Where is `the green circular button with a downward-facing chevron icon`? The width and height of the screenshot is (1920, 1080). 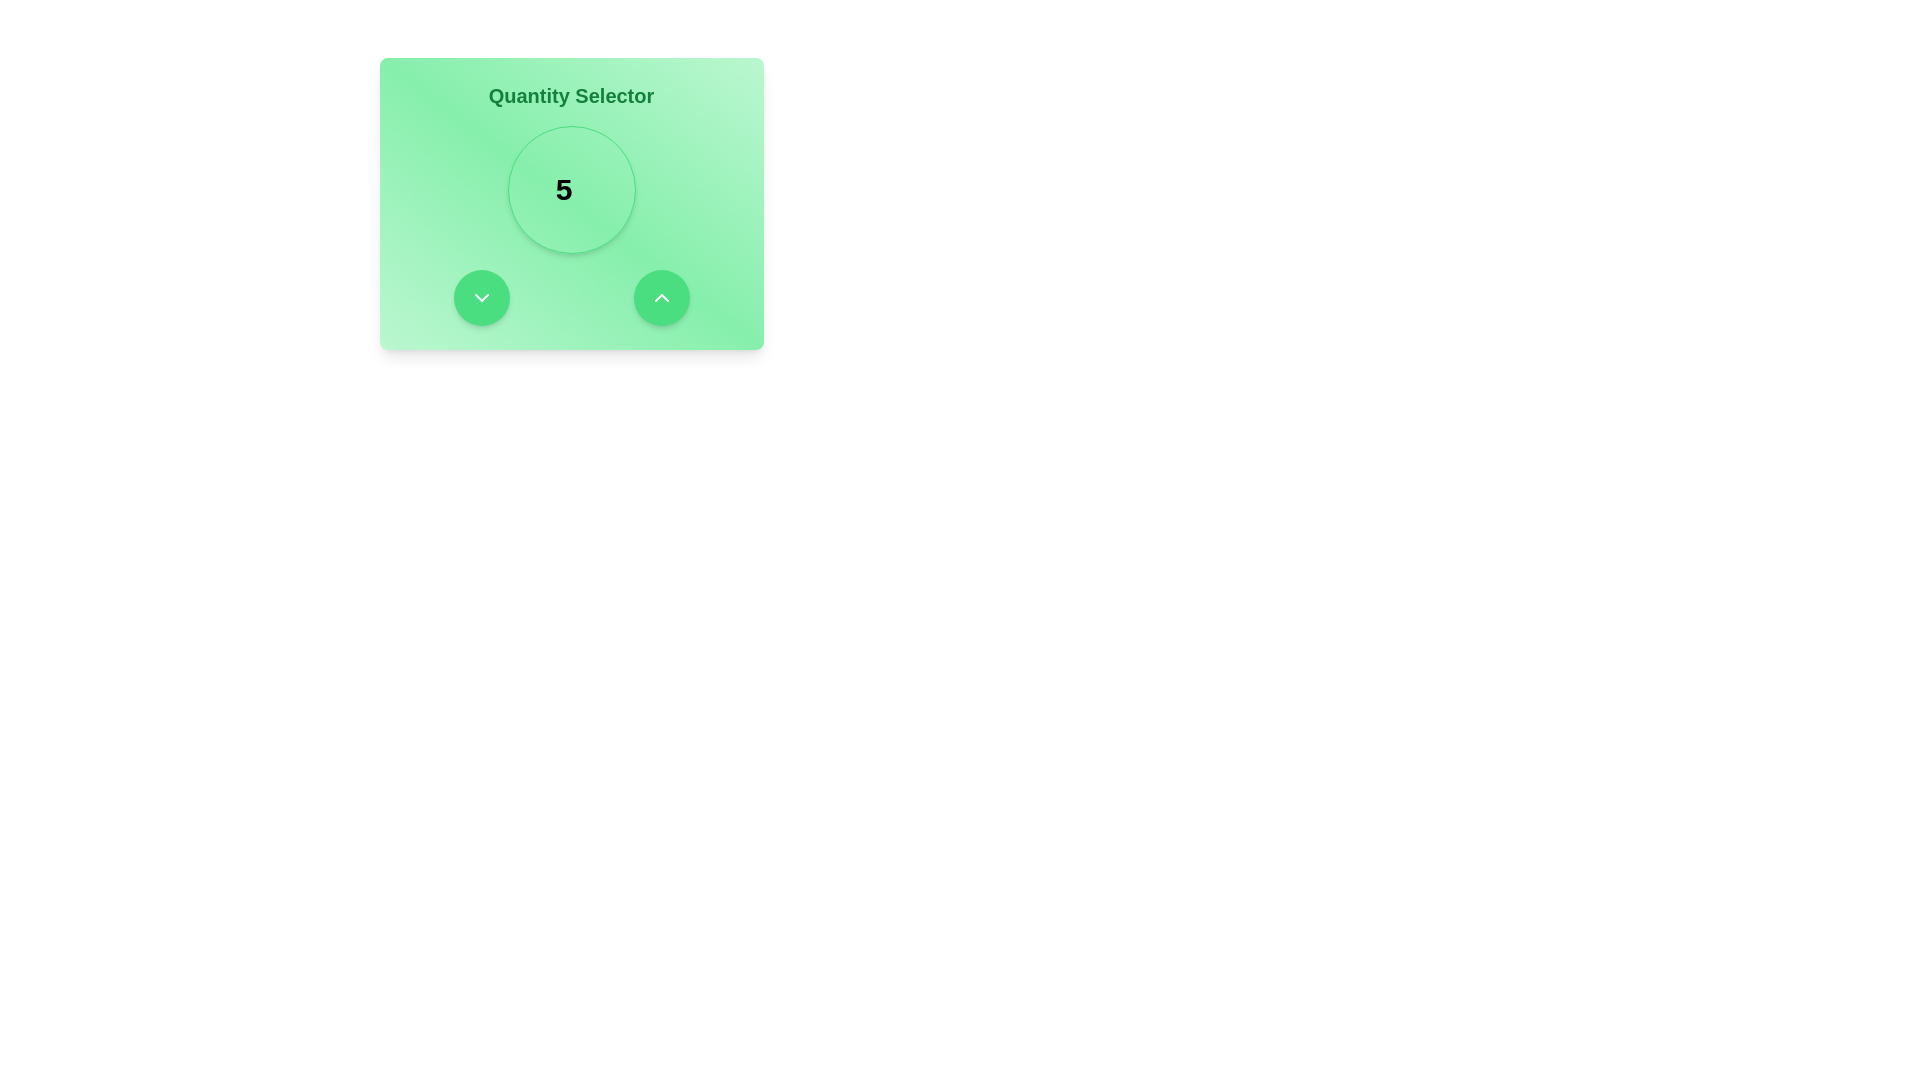 the green circular button with a downward-facing chevron icon is located at coordinates (481, 297).